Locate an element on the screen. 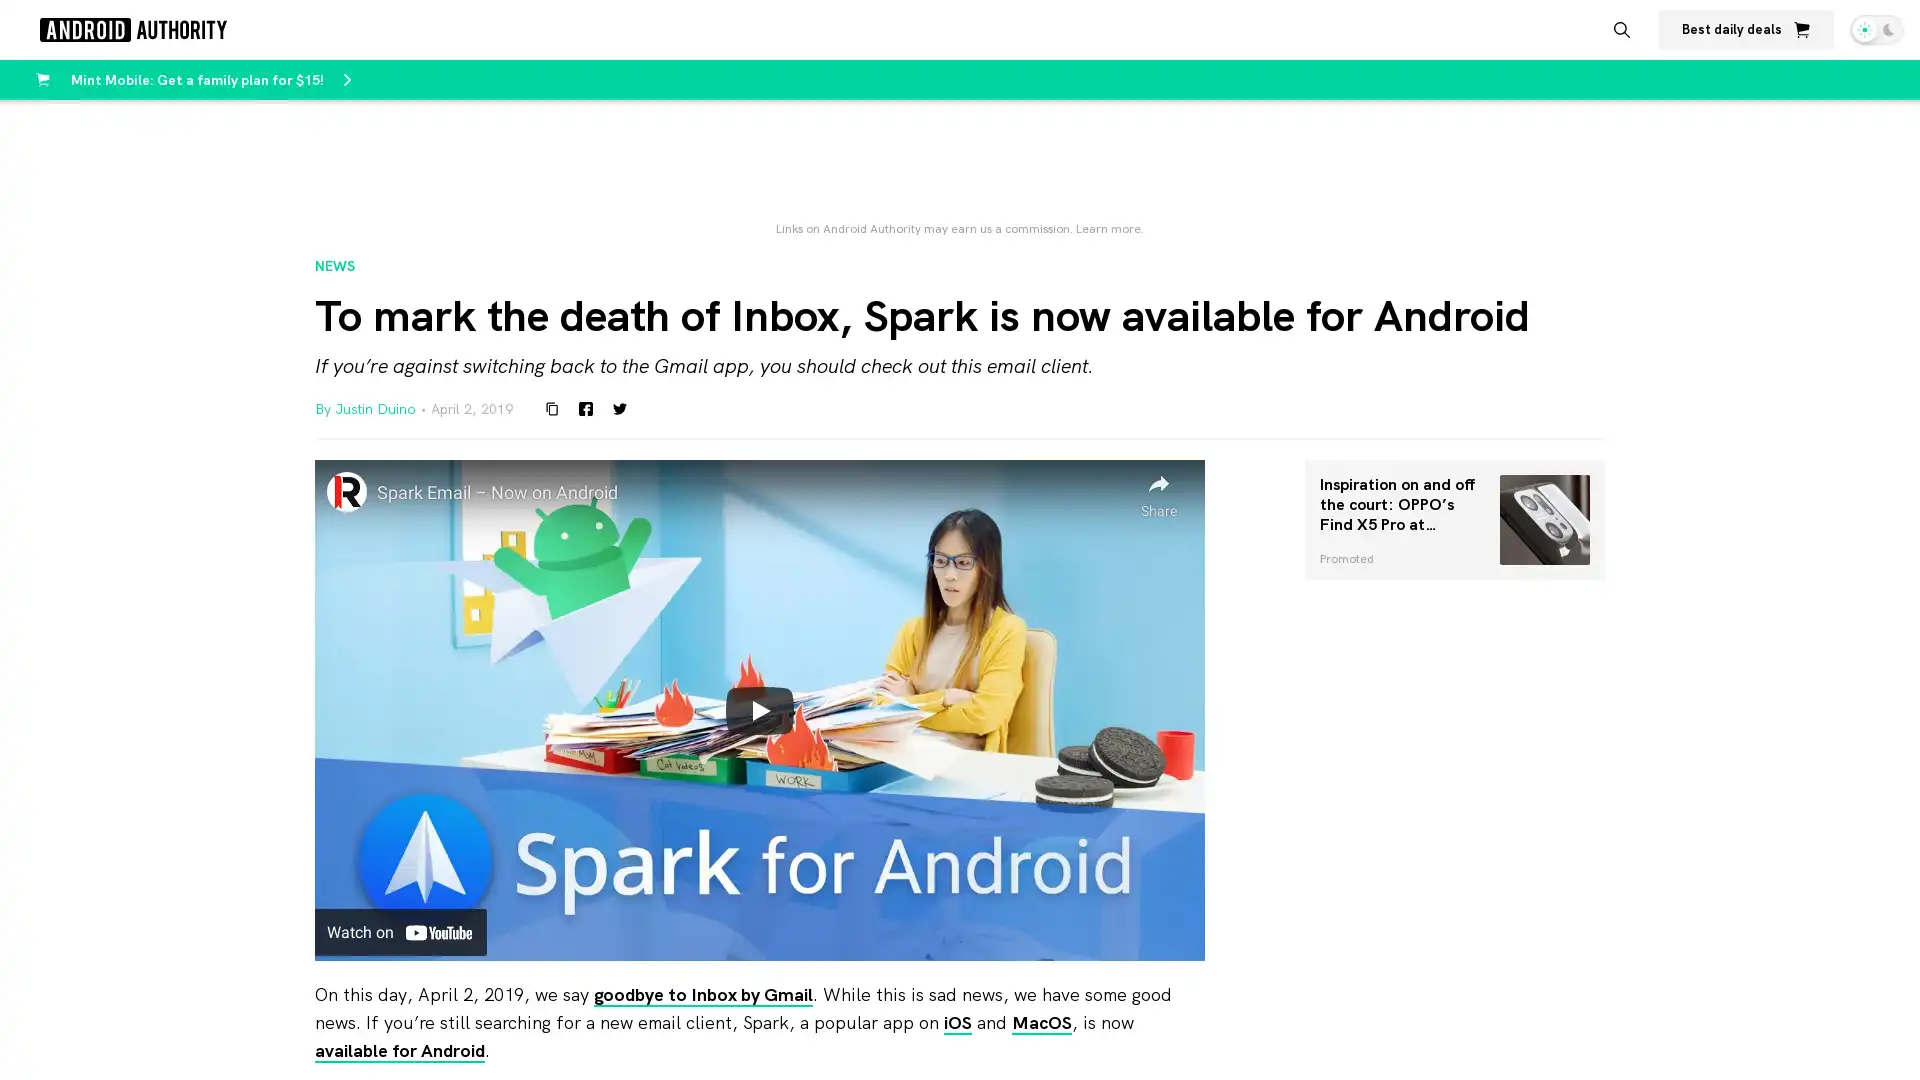 Image resolution: width=1920 pixels, height=1080 pixels. Copy is located at coordinates (552, 407).